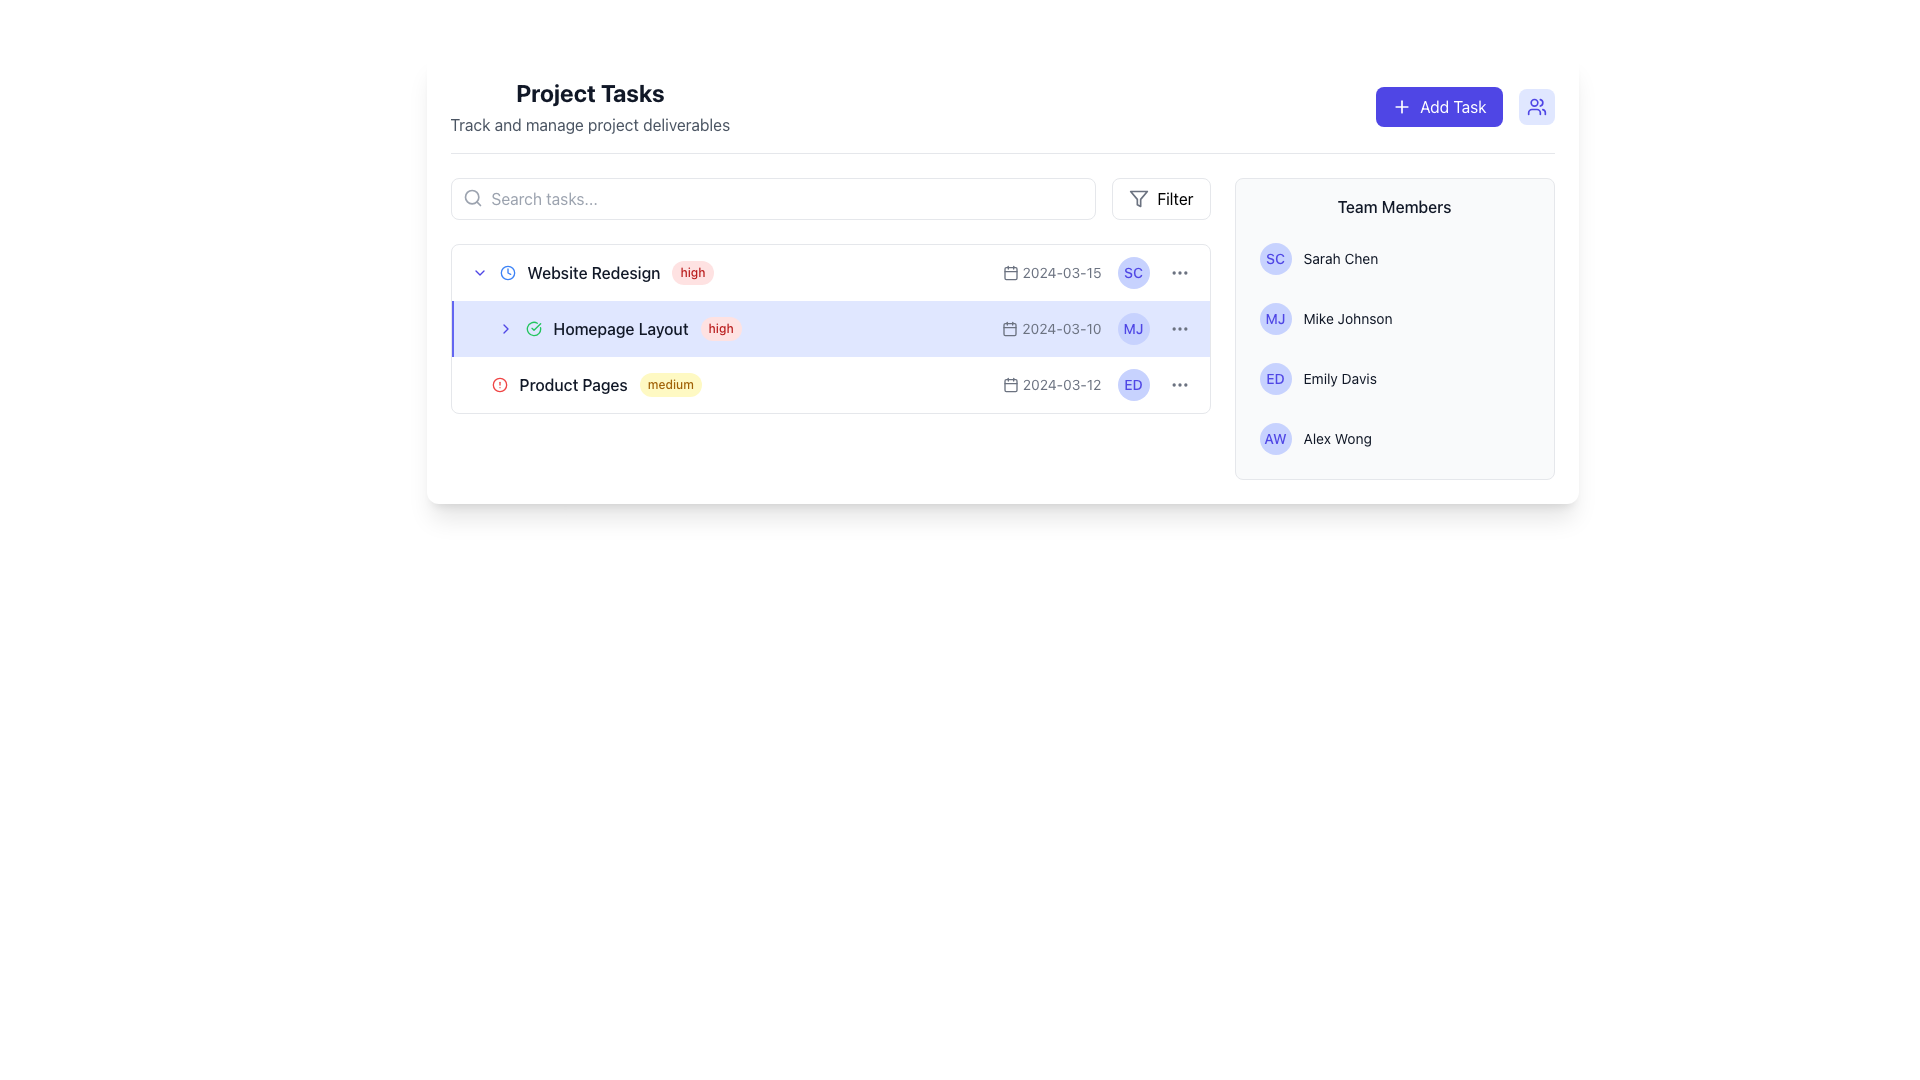 This screenshot has height=1080, width=1920. I want to click on the small calendar icon styled with the 'lucide' library, located inline with the task date '2024-03-15' in the 'Website Redesign' task row, so click(1010, 273).